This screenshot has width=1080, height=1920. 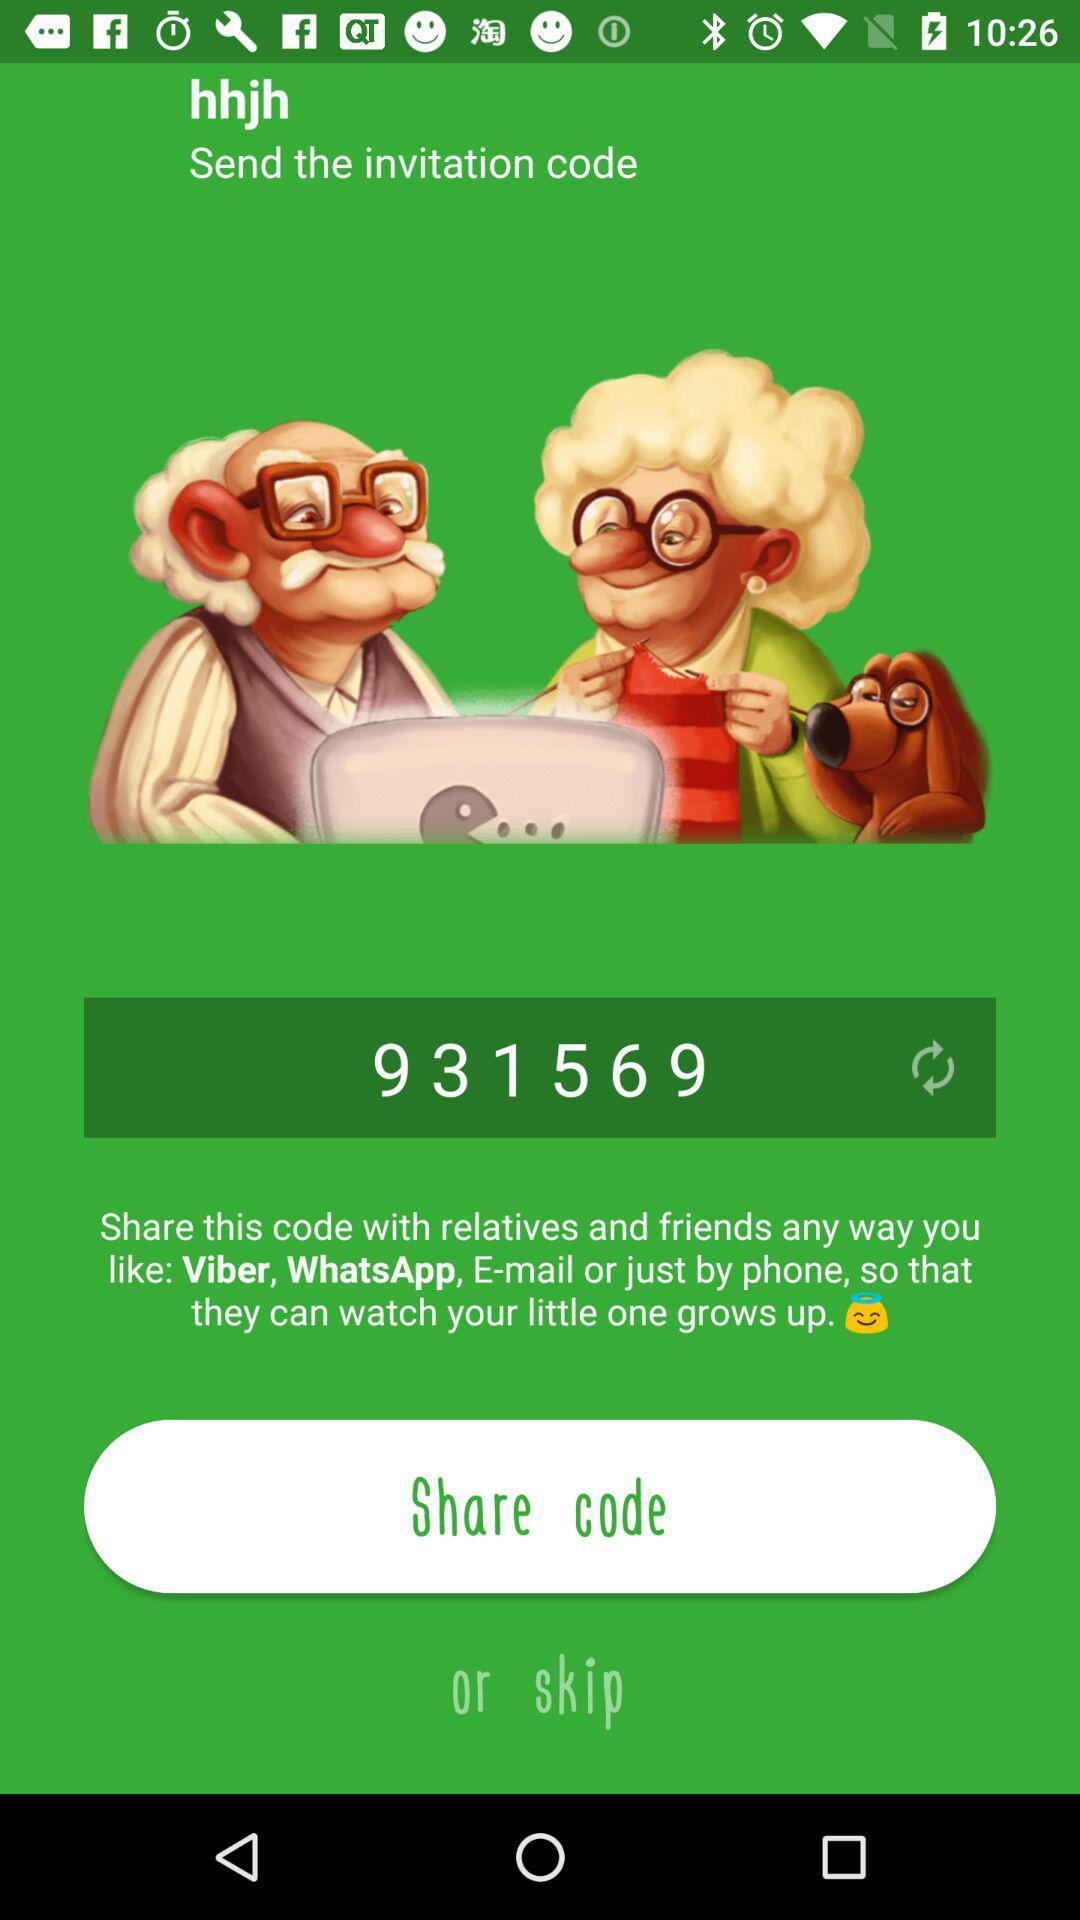 What do you see at coordinates (933, 1066) in the screenshot?
I see `refresh` at bounding box center [933, 1066].